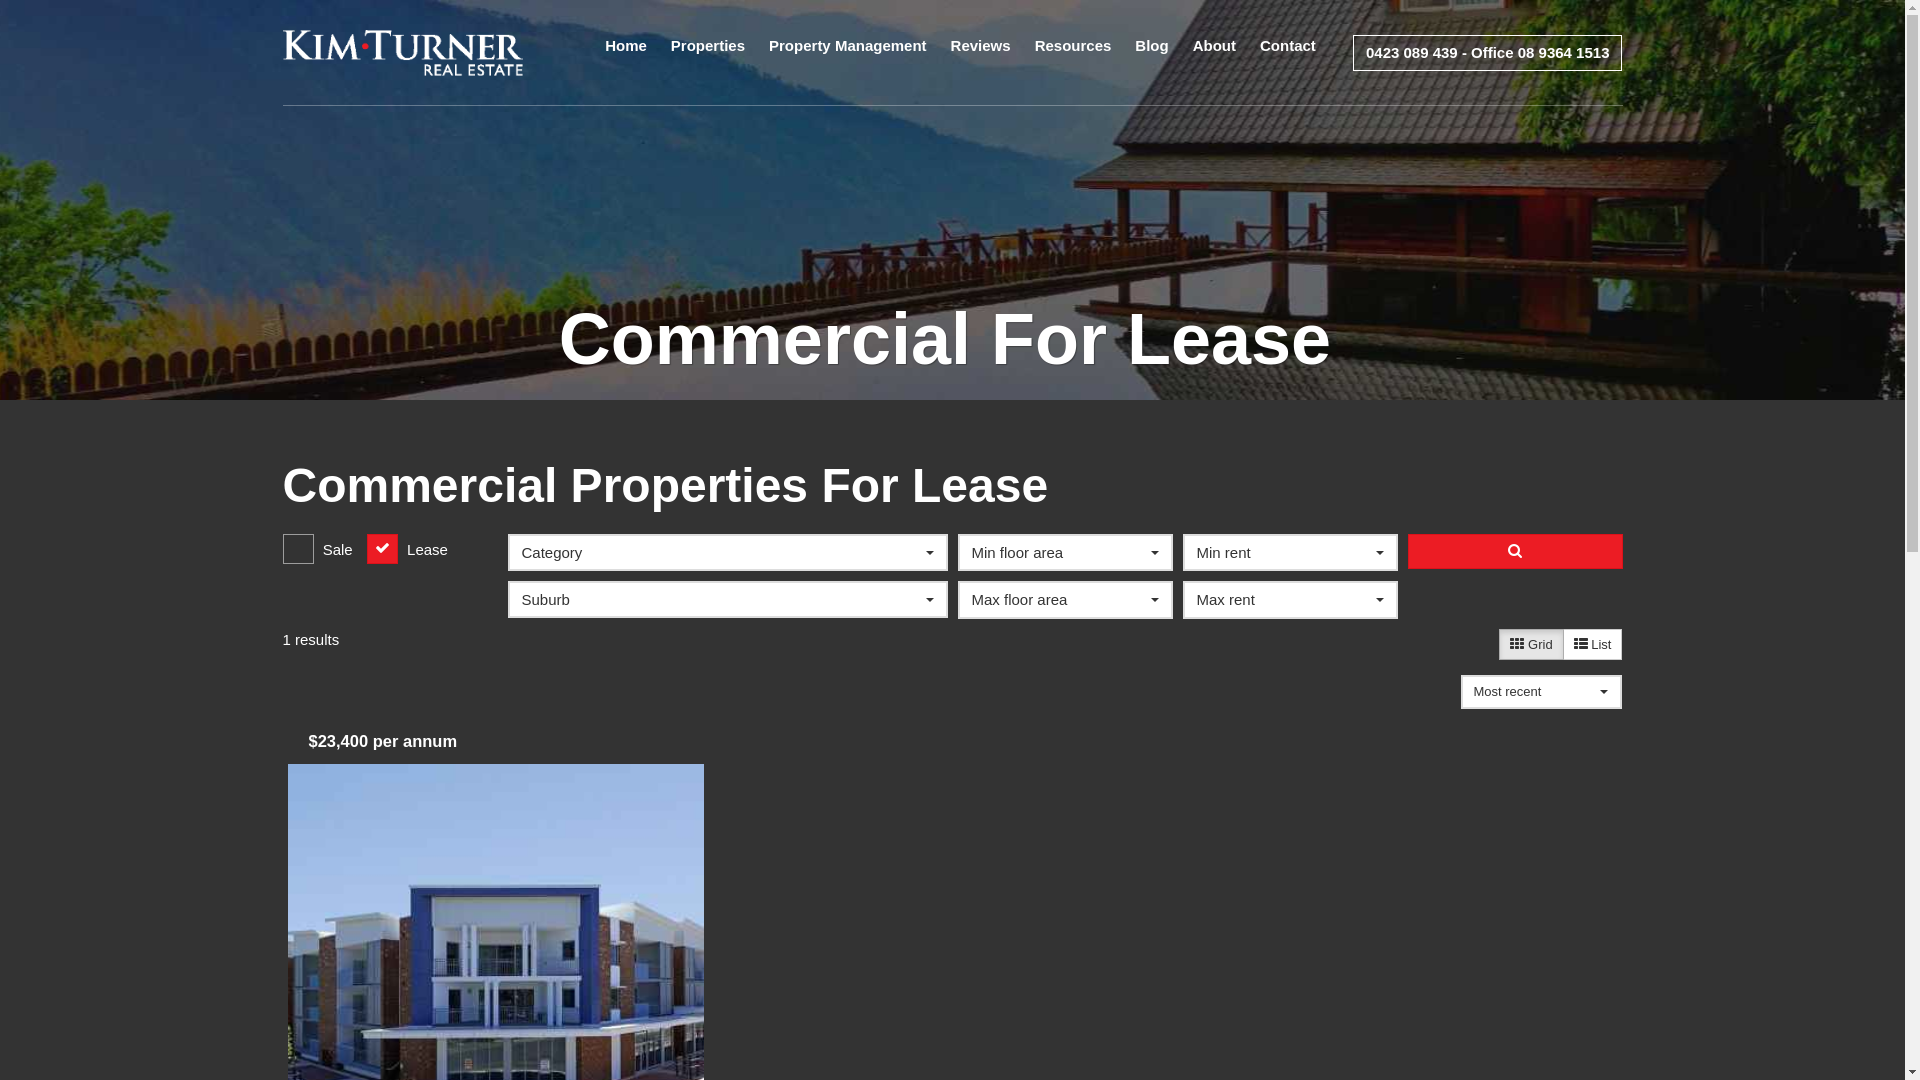 The width and height of the screenshot is (1920, 1080). I want to click on 'Min rent, so click(1289, 552).